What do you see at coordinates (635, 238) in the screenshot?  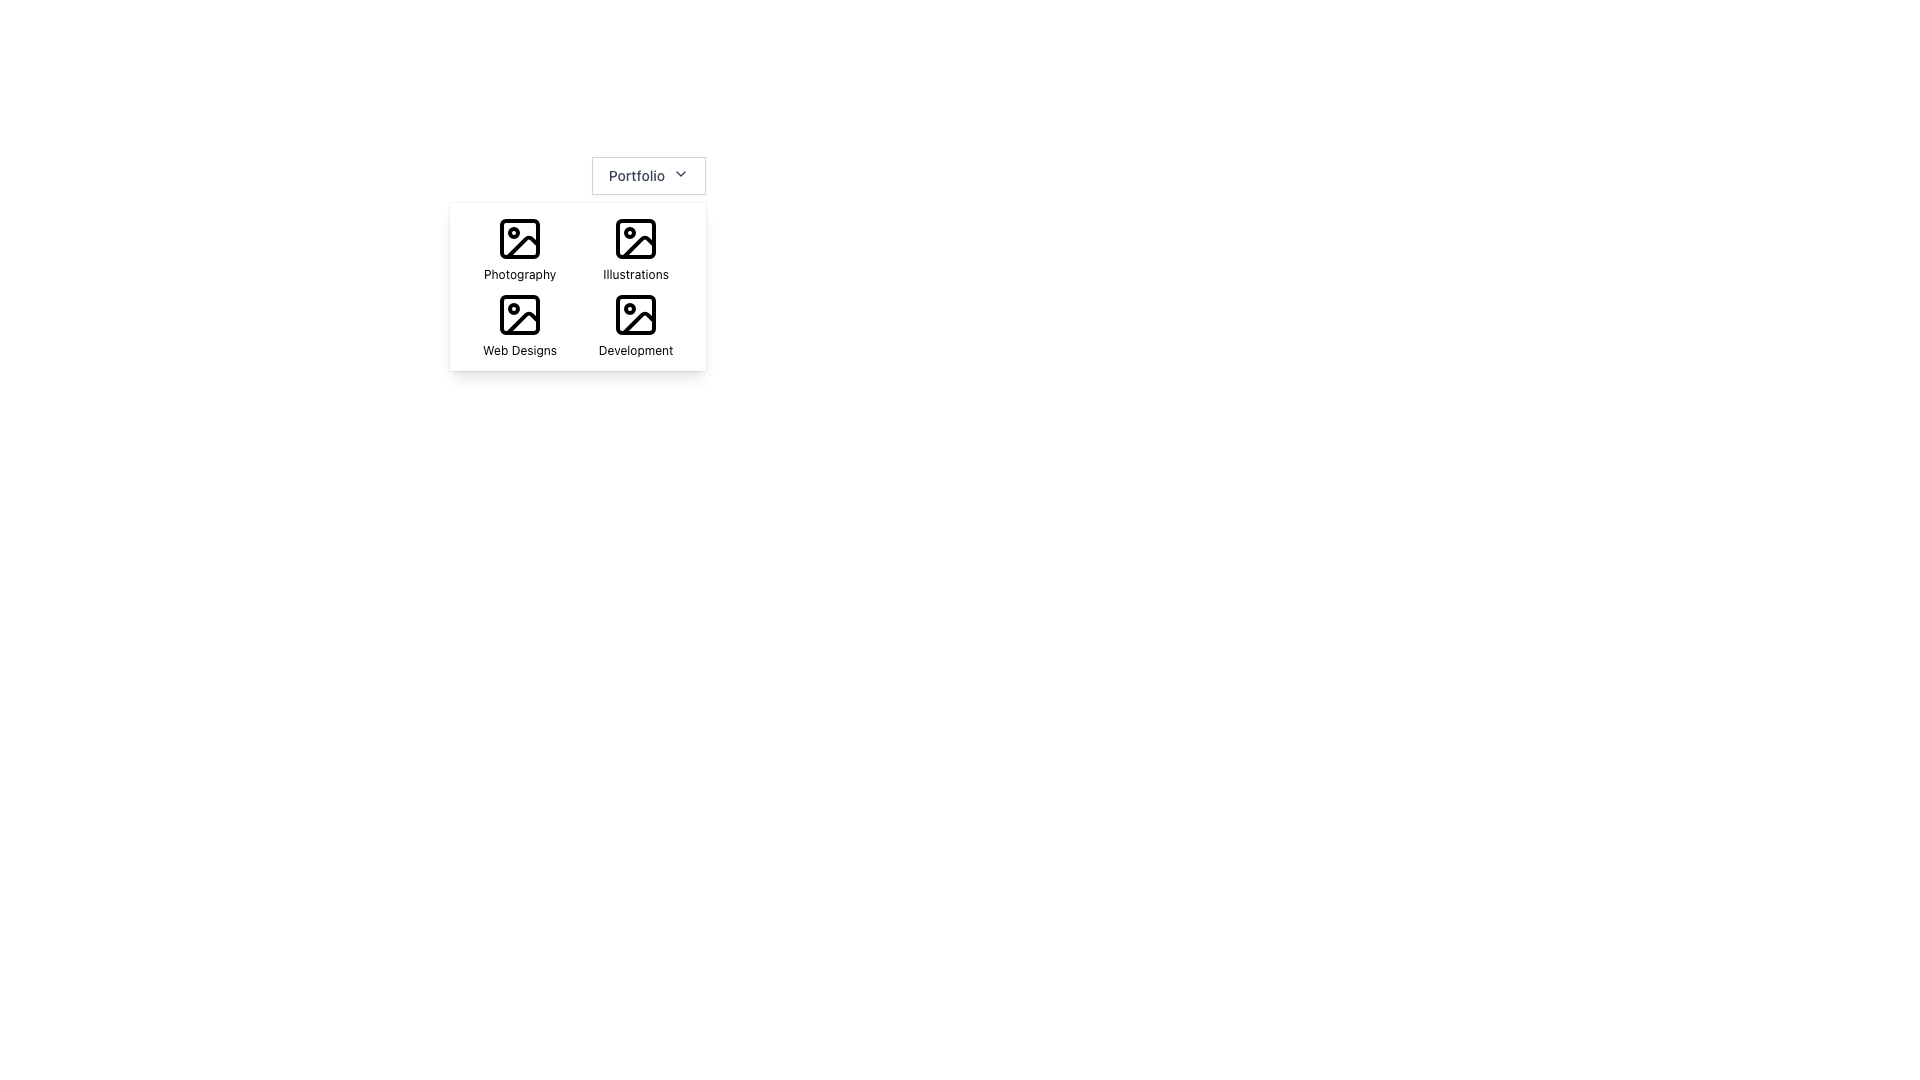 I see `the square icon with a stylized image symbol and the label 'Illustrations'` at bounding box center [635, 238].